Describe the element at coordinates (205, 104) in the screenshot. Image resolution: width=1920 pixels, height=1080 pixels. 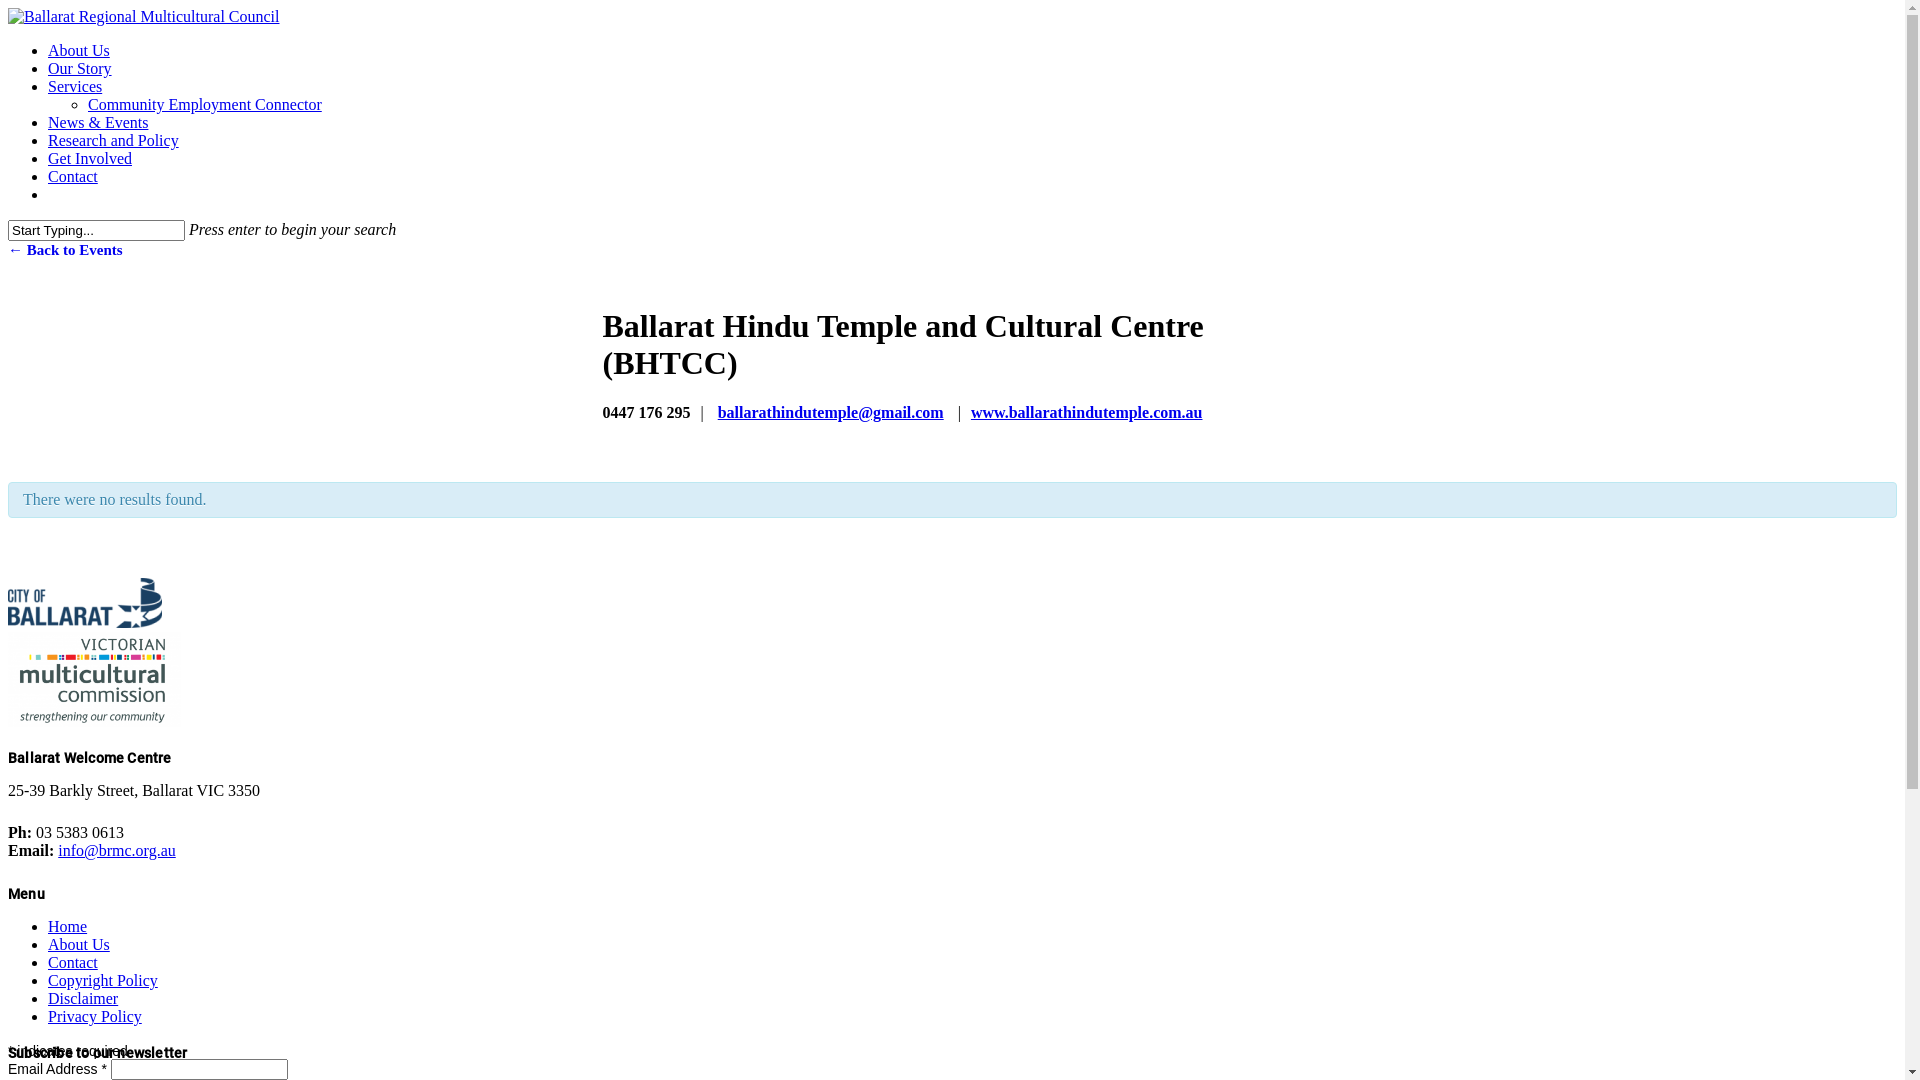
I see `'Community Employment Connector'` at that location.